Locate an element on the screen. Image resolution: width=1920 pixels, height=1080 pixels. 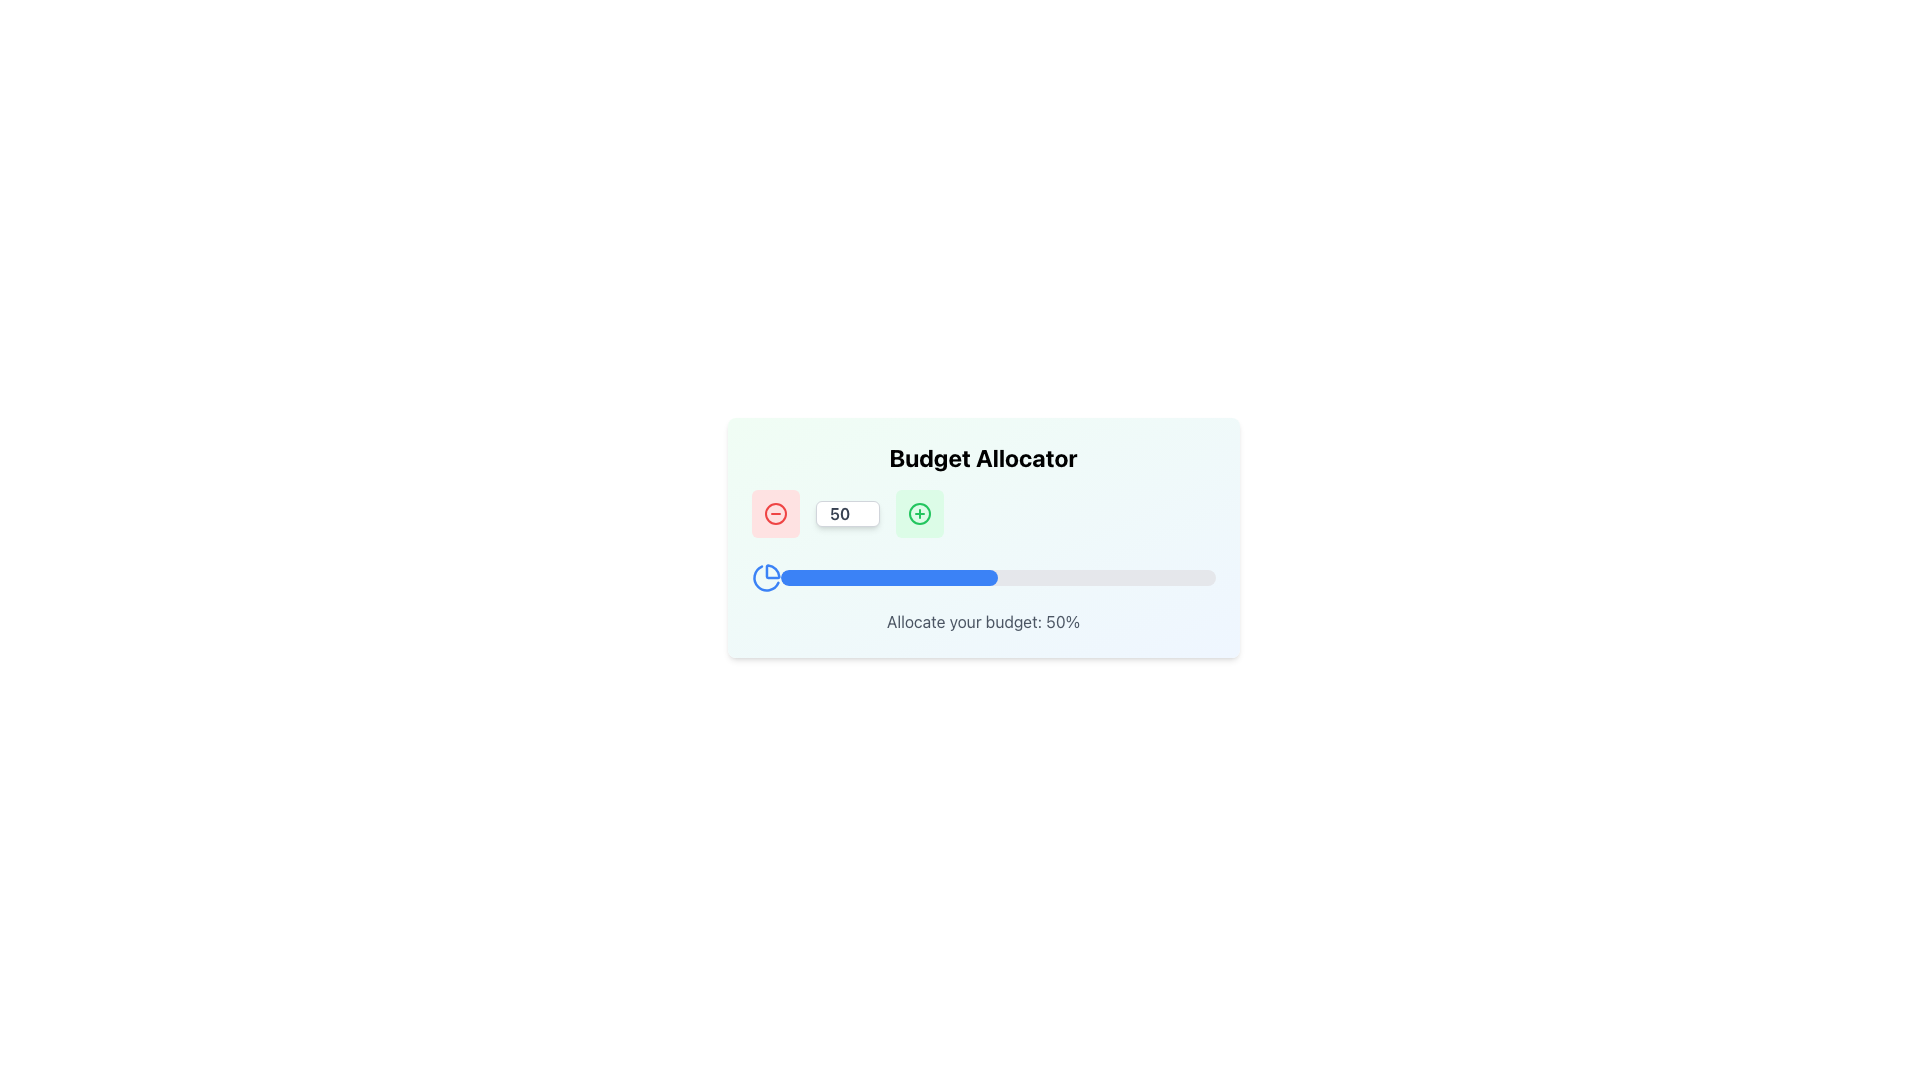
the pie chart icon with a blue outline, which is located before the progress bar in the interface is located at coordinates (765, 578).